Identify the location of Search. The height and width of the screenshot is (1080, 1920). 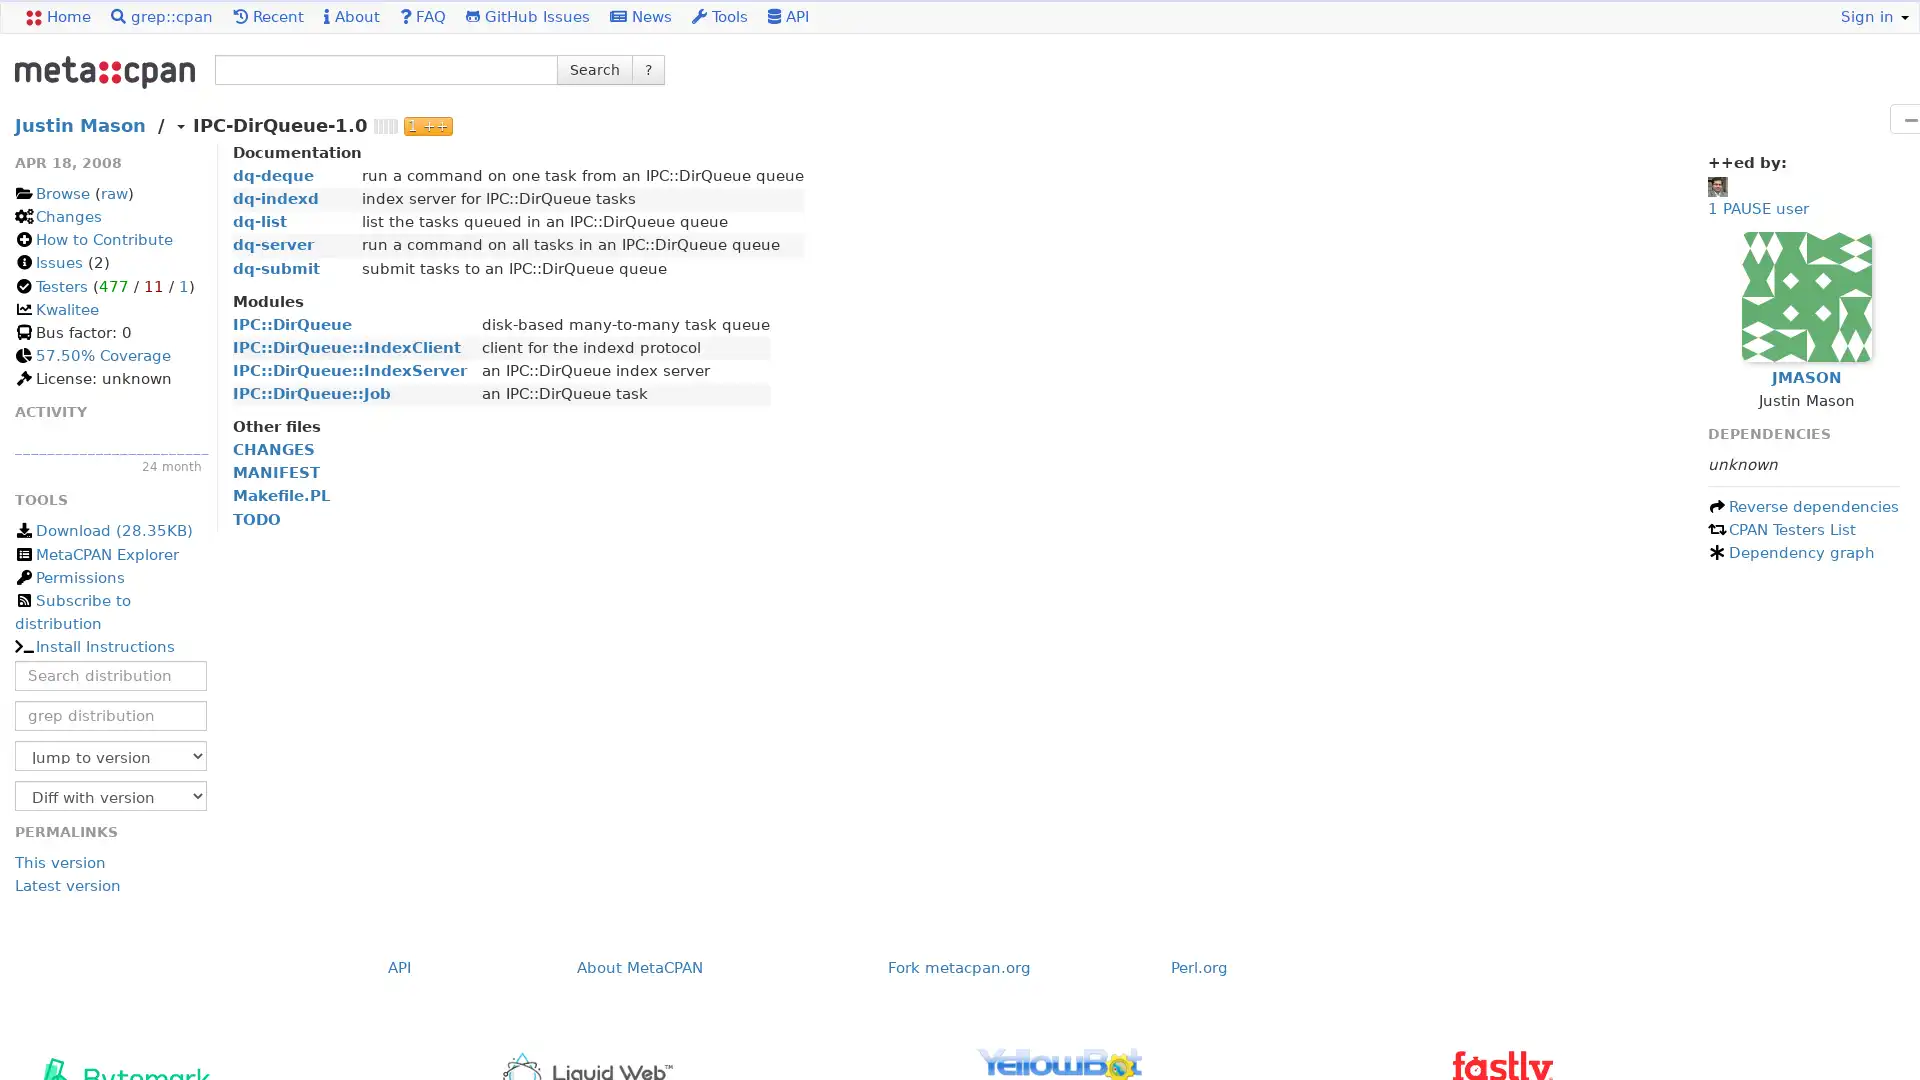
(594, 68).